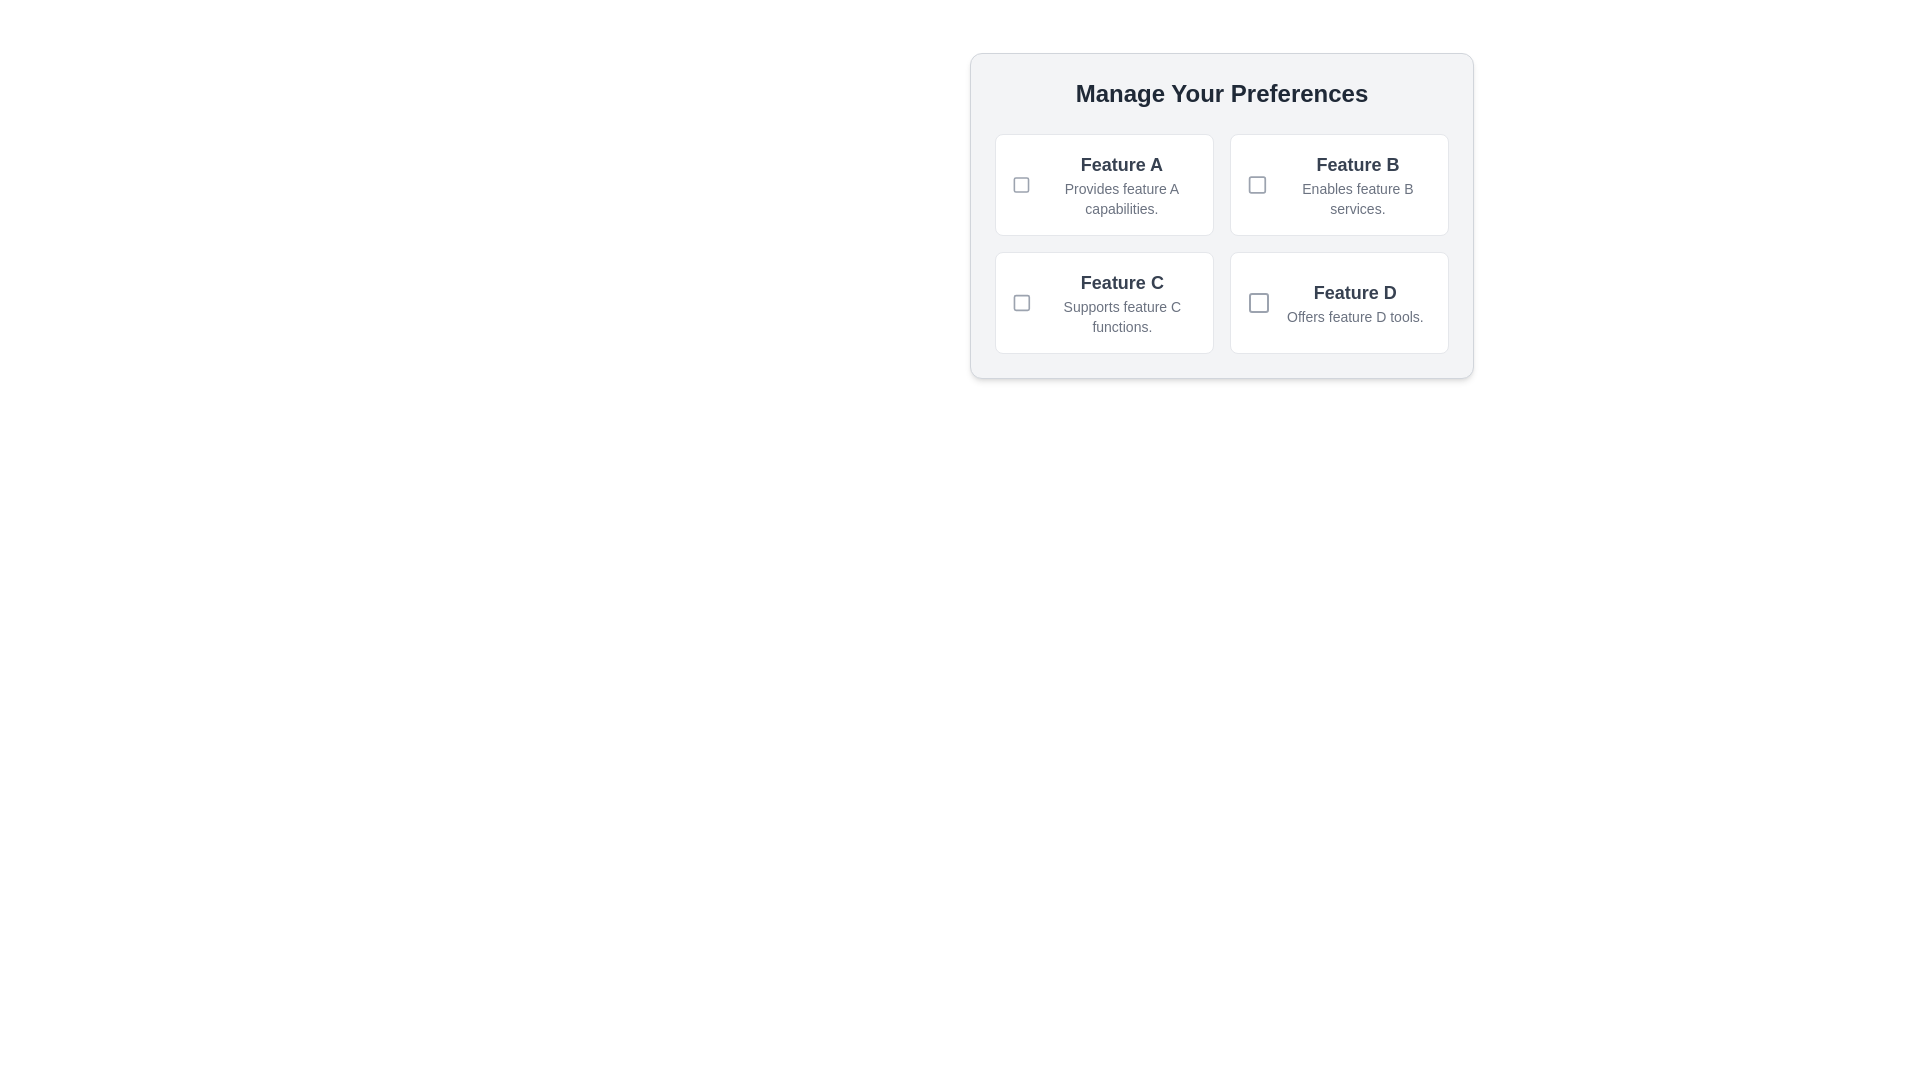 This screenshot has height=1080, width=1920. What do you see at coordinates (1121, 185) in the screenshot?
I see `text content of the information display element titled 'Feature A', which is the first card in the grid of selectable cards` at bounding box center [1121, 185].